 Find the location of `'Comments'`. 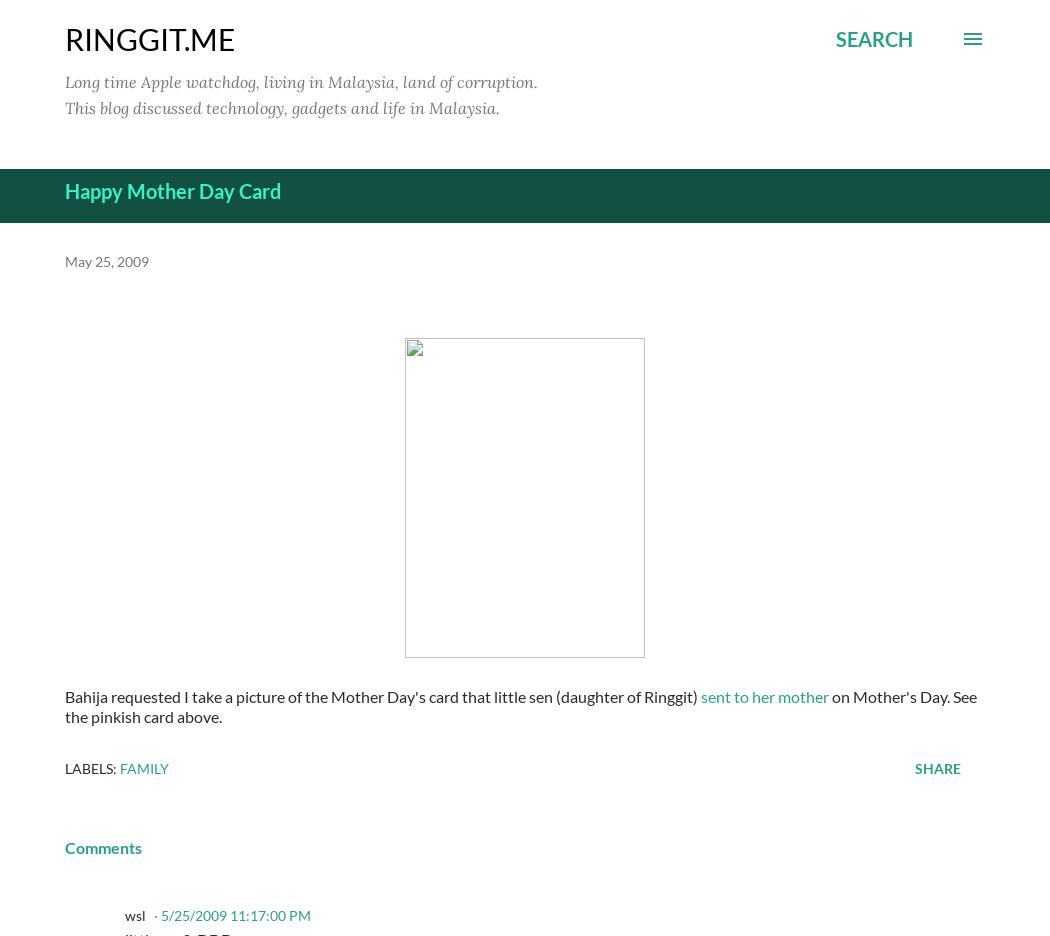

'Comments' is located at coordinates (103, 846).